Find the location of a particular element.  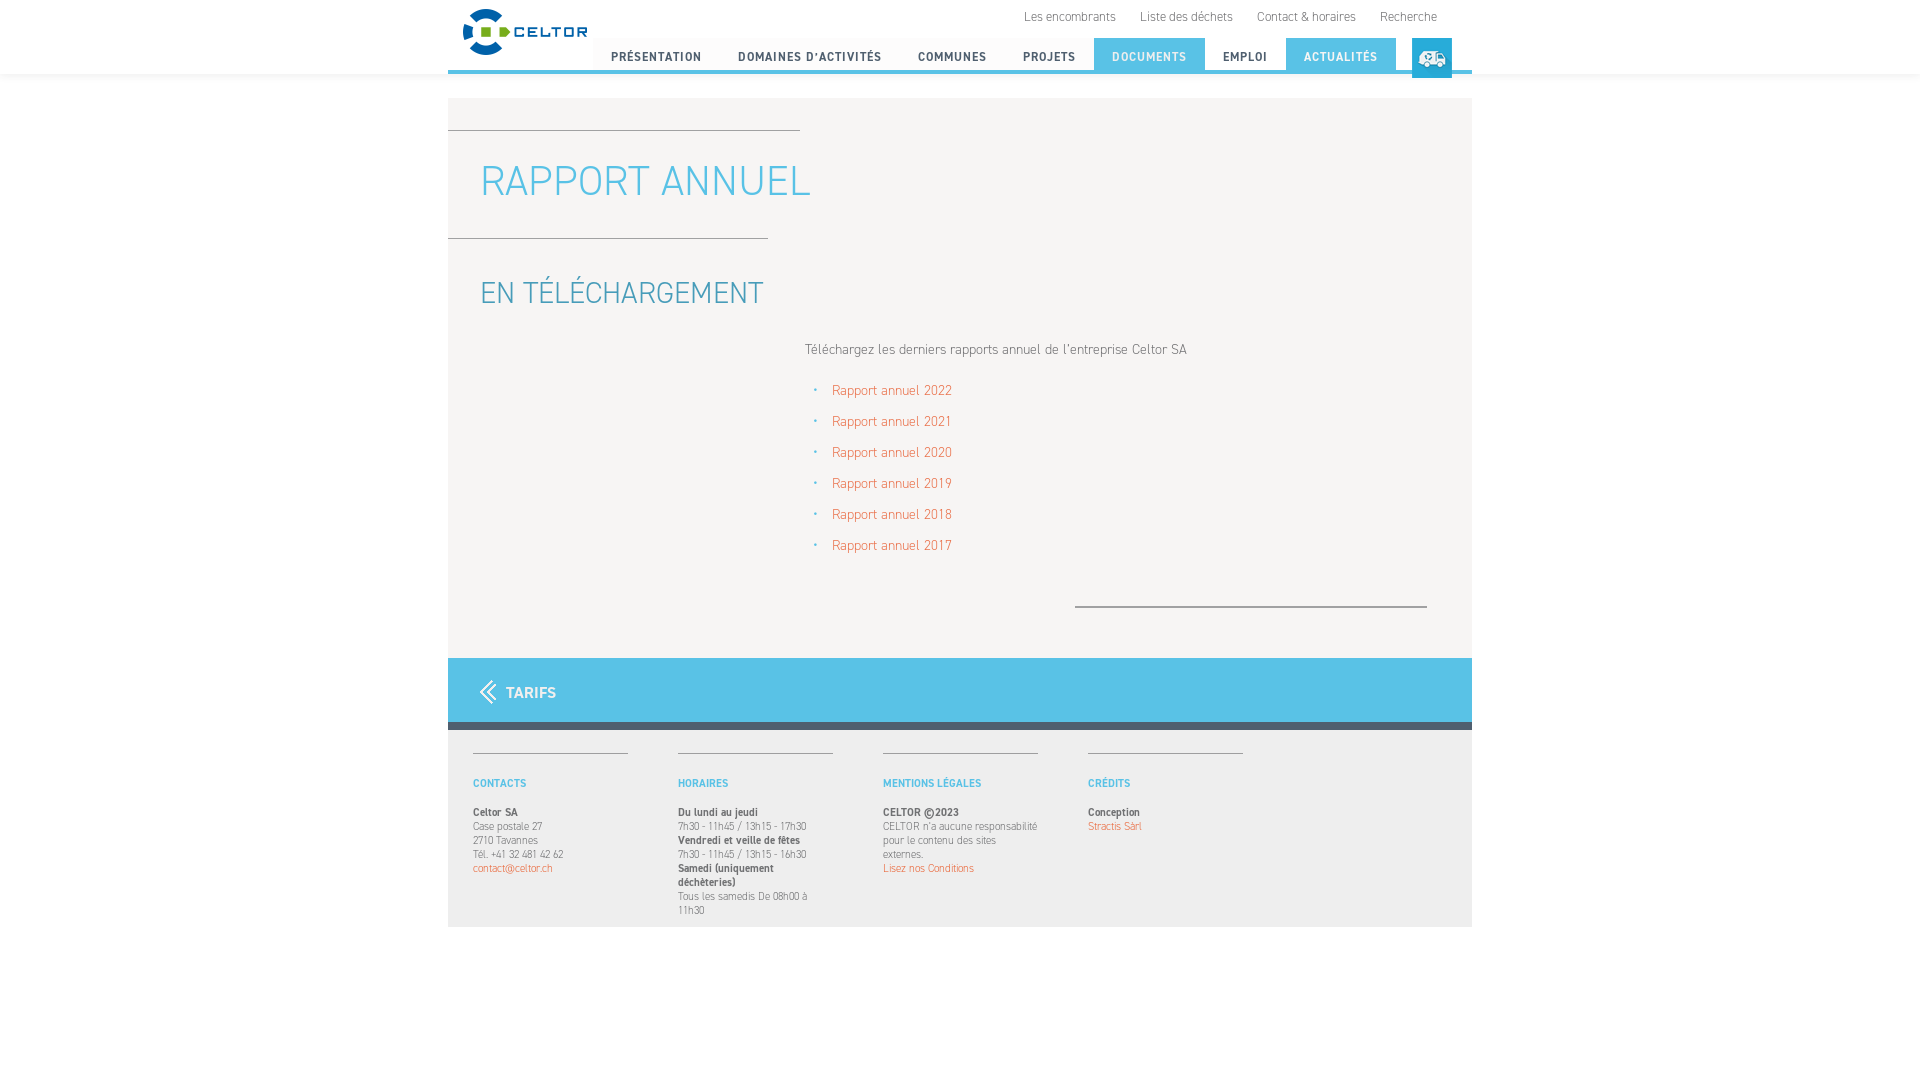

'Rapport annuel 2018' is located at coordinates (891, 513).